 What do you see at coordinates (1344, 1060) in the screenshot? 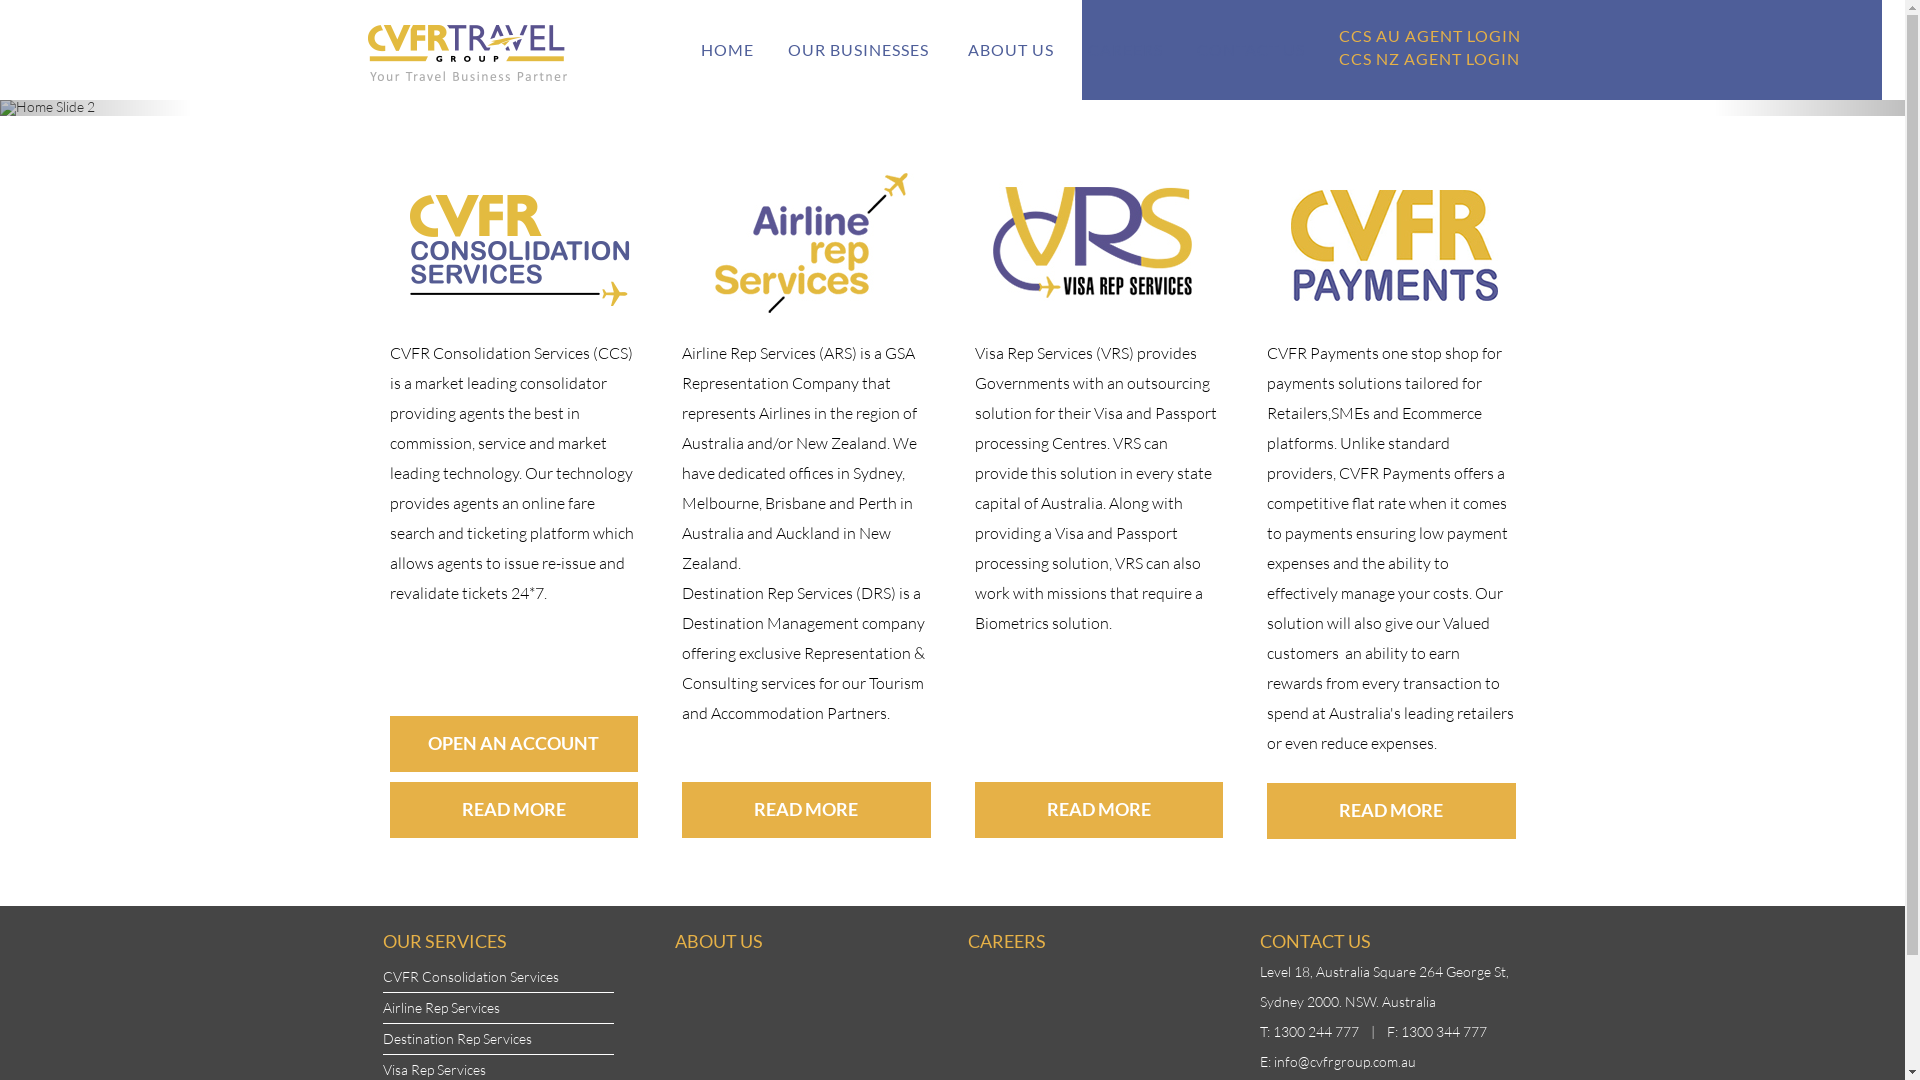
I see `'info@cvfrgroup.com.au'` at bounding box center [1344, 1060].